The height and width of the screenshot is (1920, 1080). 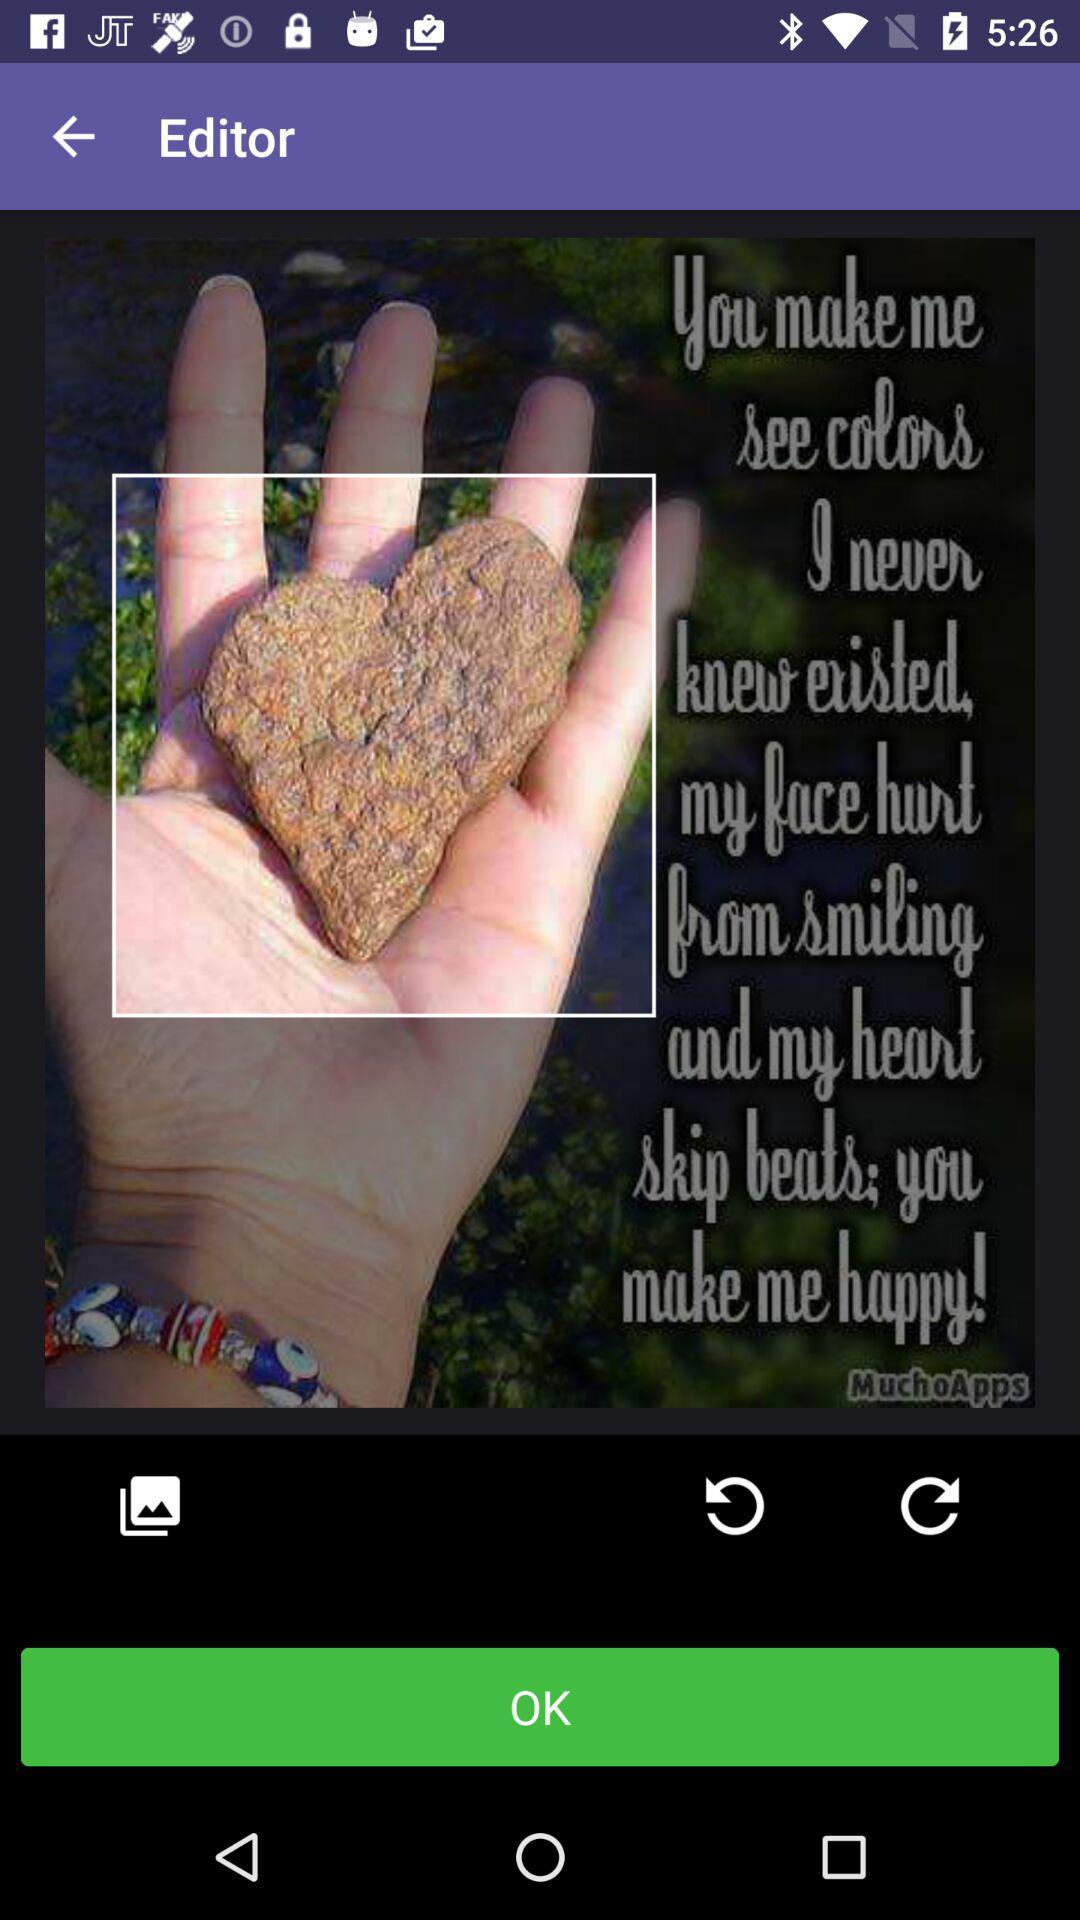 What do you see at coordinates (149, 1506) in the screenshot?
I see `icon at the bottom left corner` at bounding box center [149, 1506].